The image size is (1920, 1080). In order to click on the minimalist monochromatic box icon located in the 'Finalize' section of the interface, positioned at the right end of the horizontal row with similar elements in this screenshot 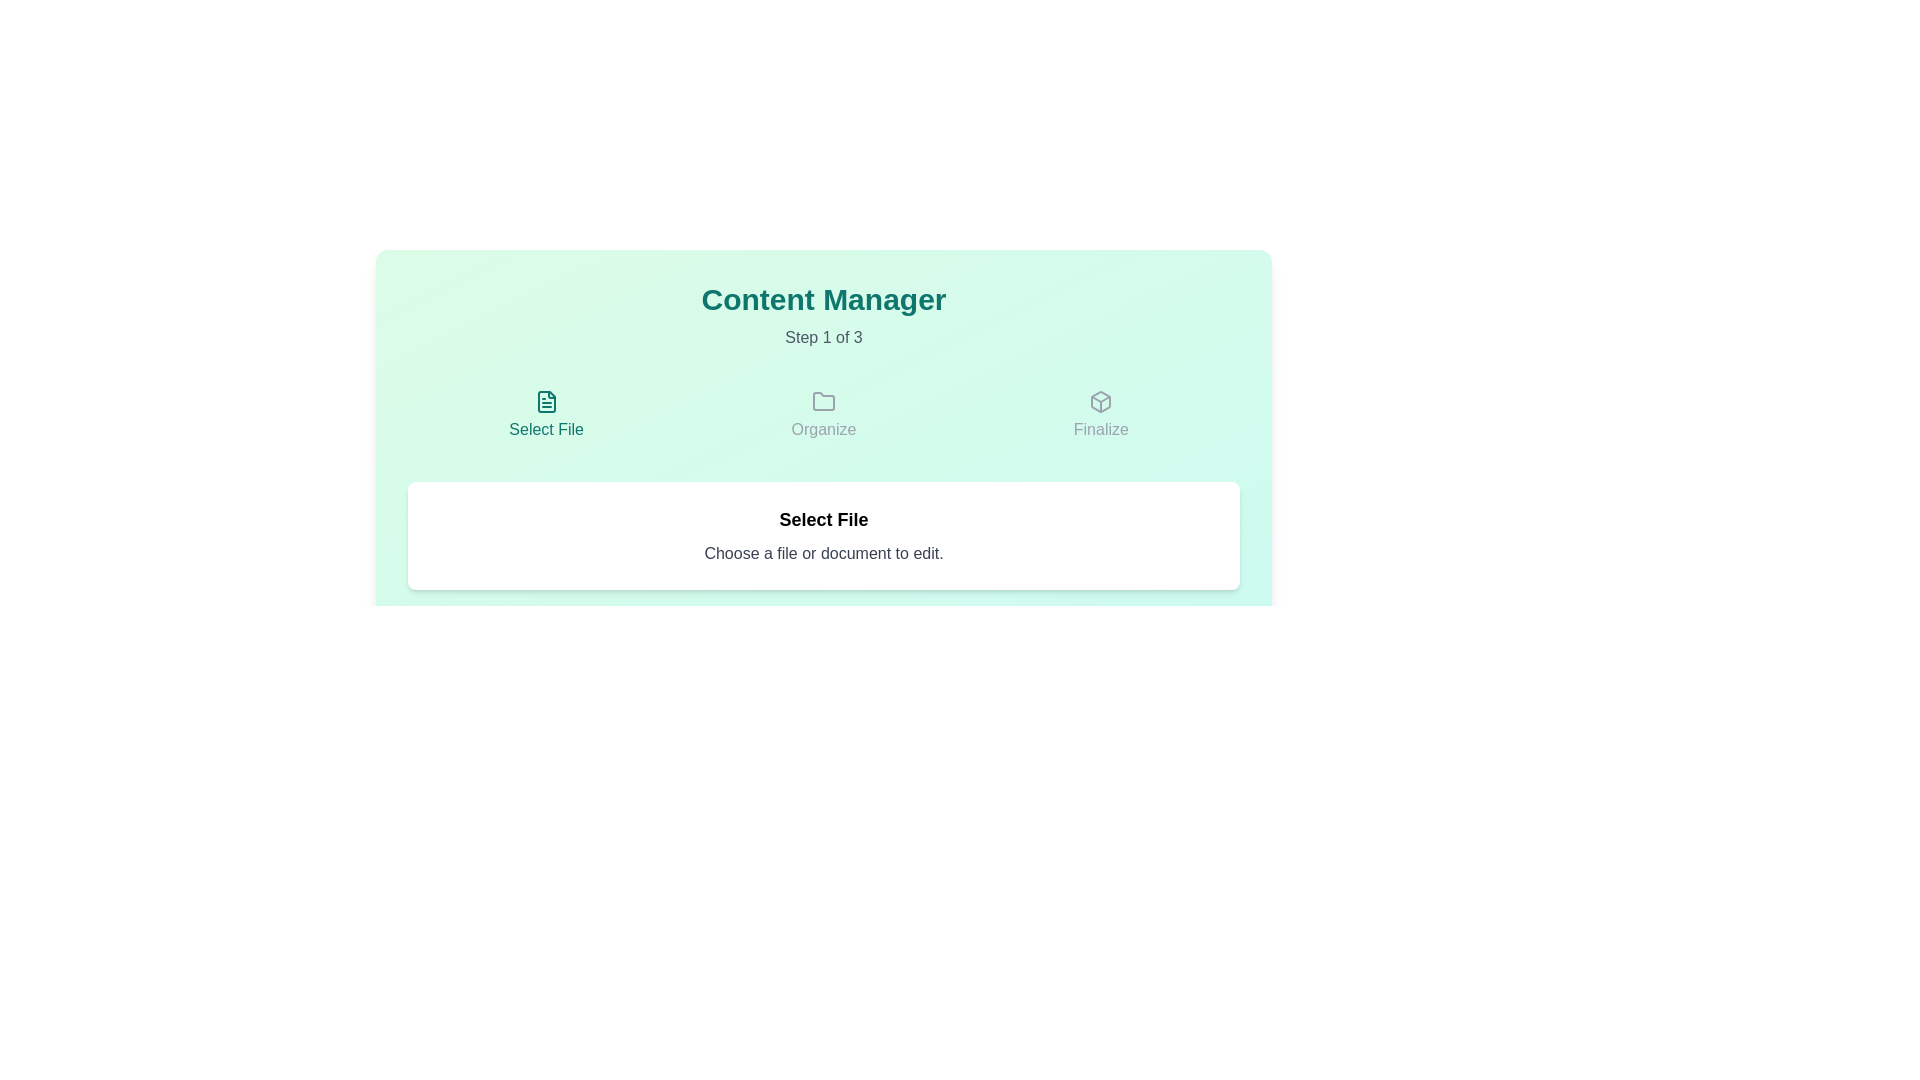, I will do `click(1100, 401)`.